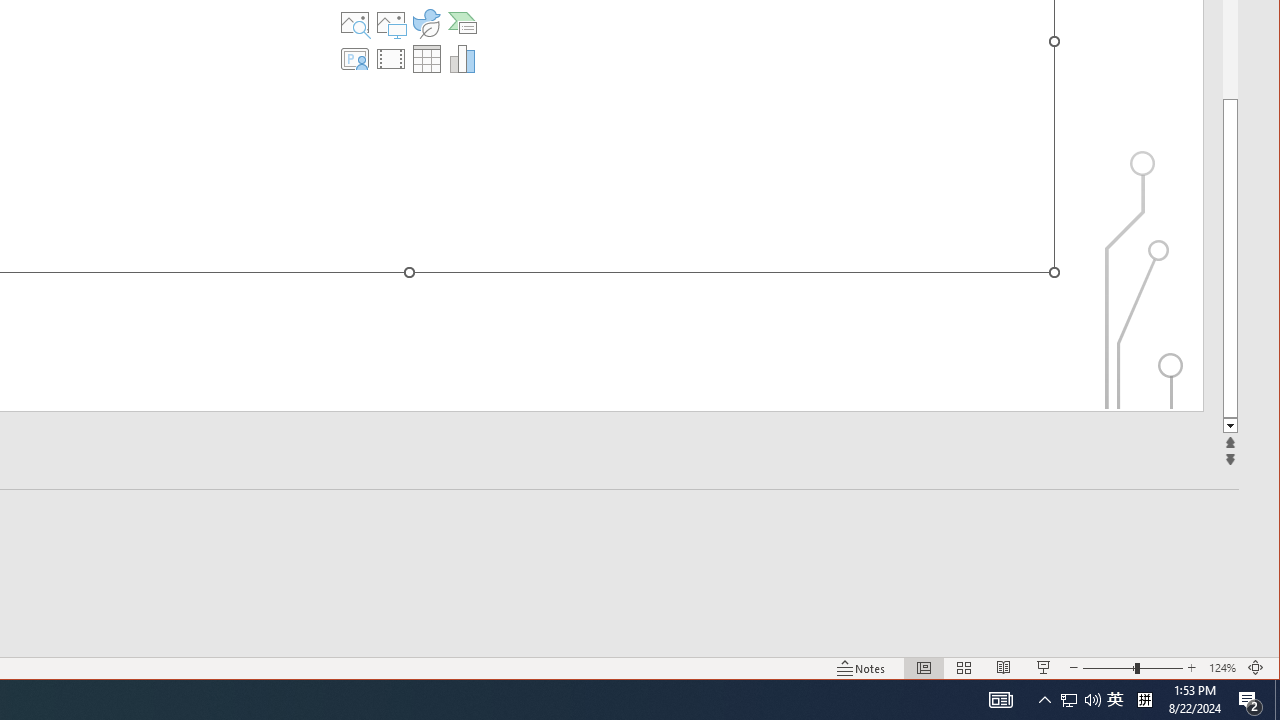  I want to click on 'Insert Table', so click(425, 58).